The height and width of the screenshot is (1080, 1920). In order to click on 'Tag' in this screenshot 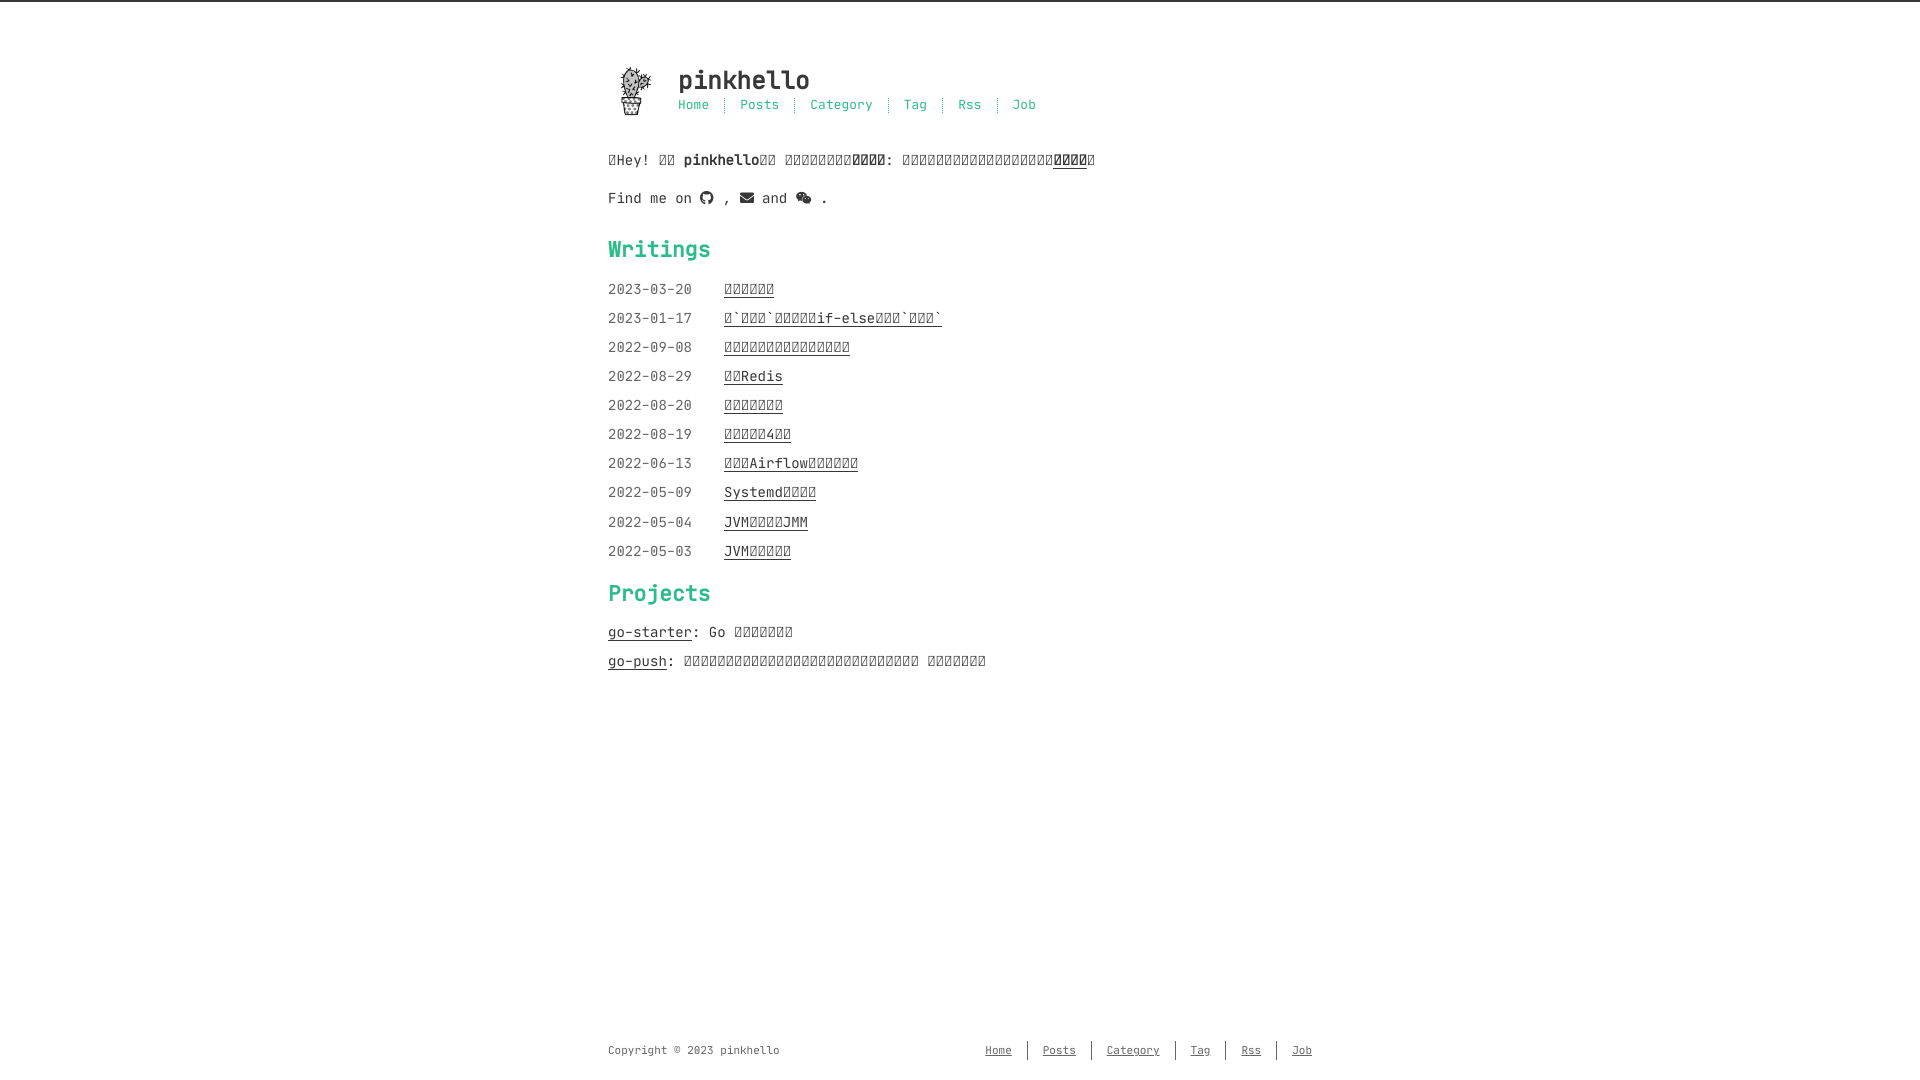, I will do `click(1200, 1048)`.